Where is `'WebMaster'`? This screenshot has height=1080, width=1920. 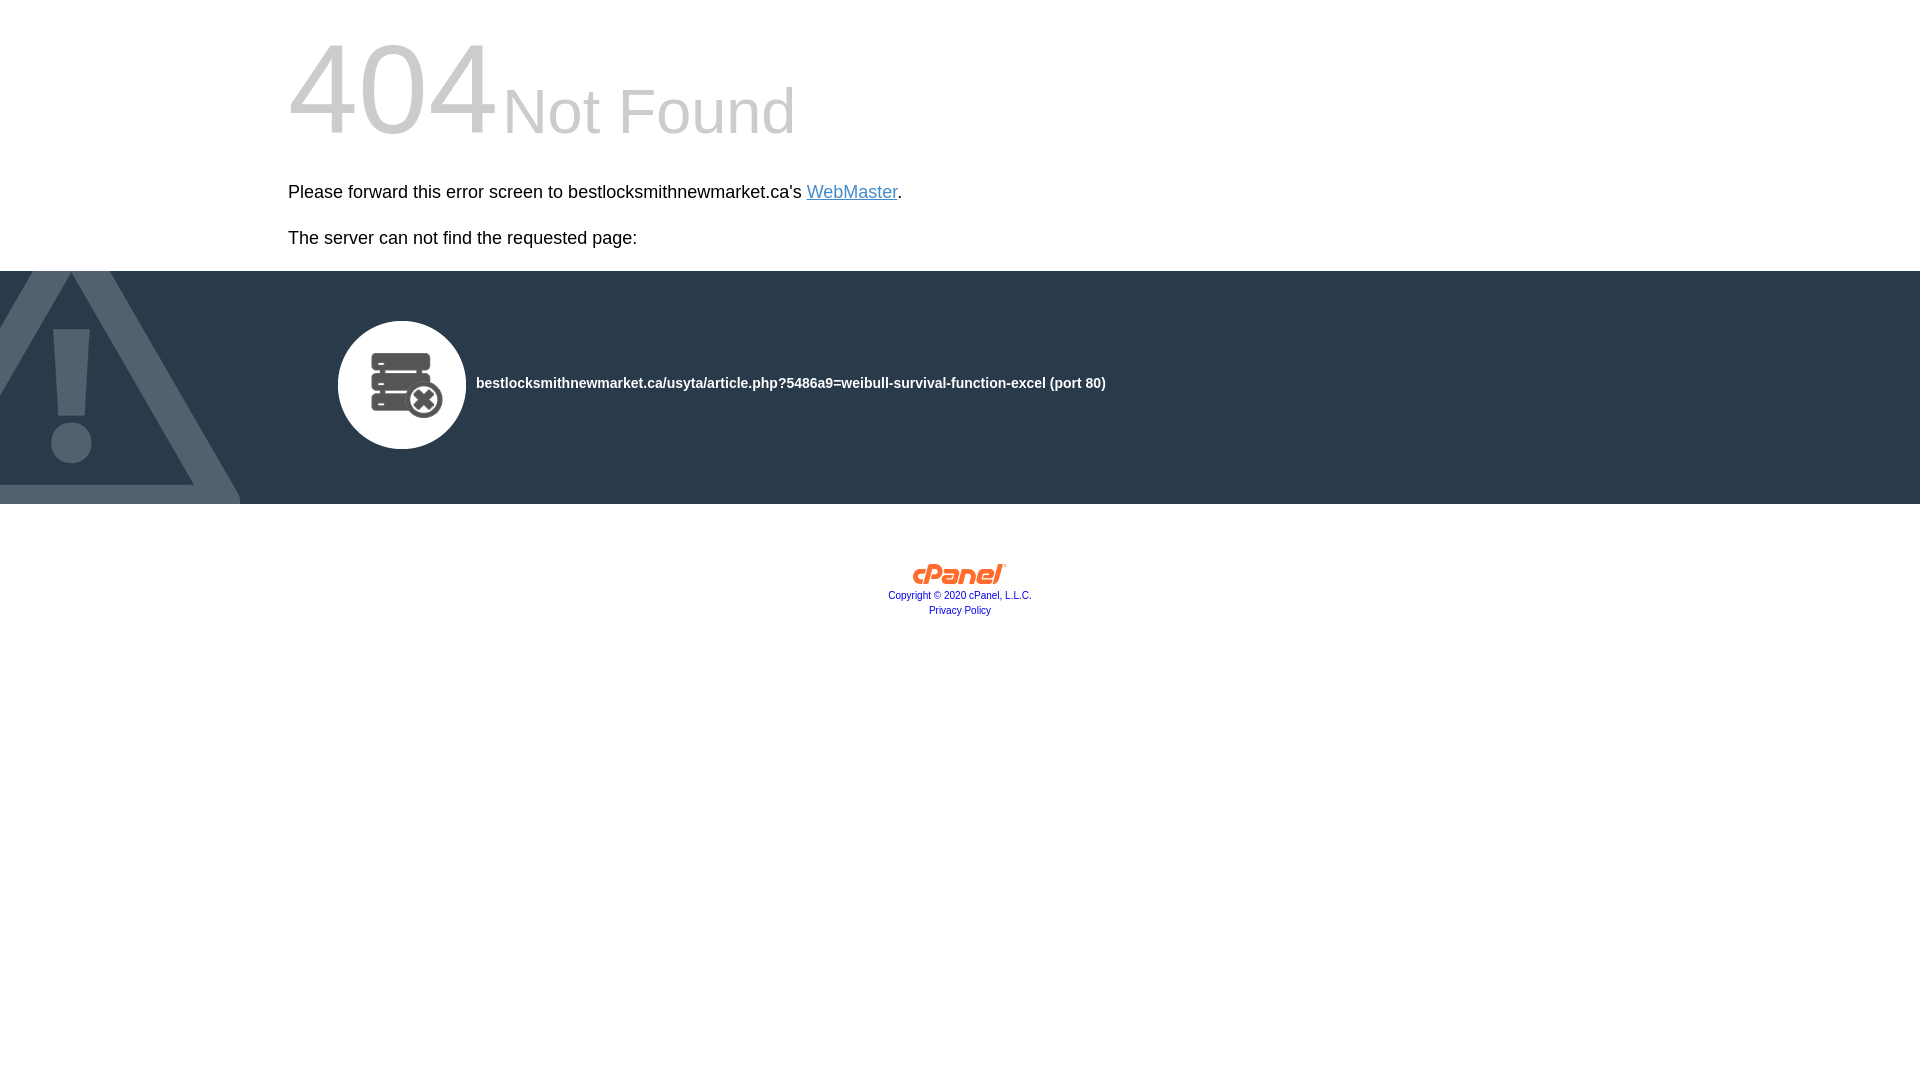 'WebMaster' is located at coordinates (852, 192).